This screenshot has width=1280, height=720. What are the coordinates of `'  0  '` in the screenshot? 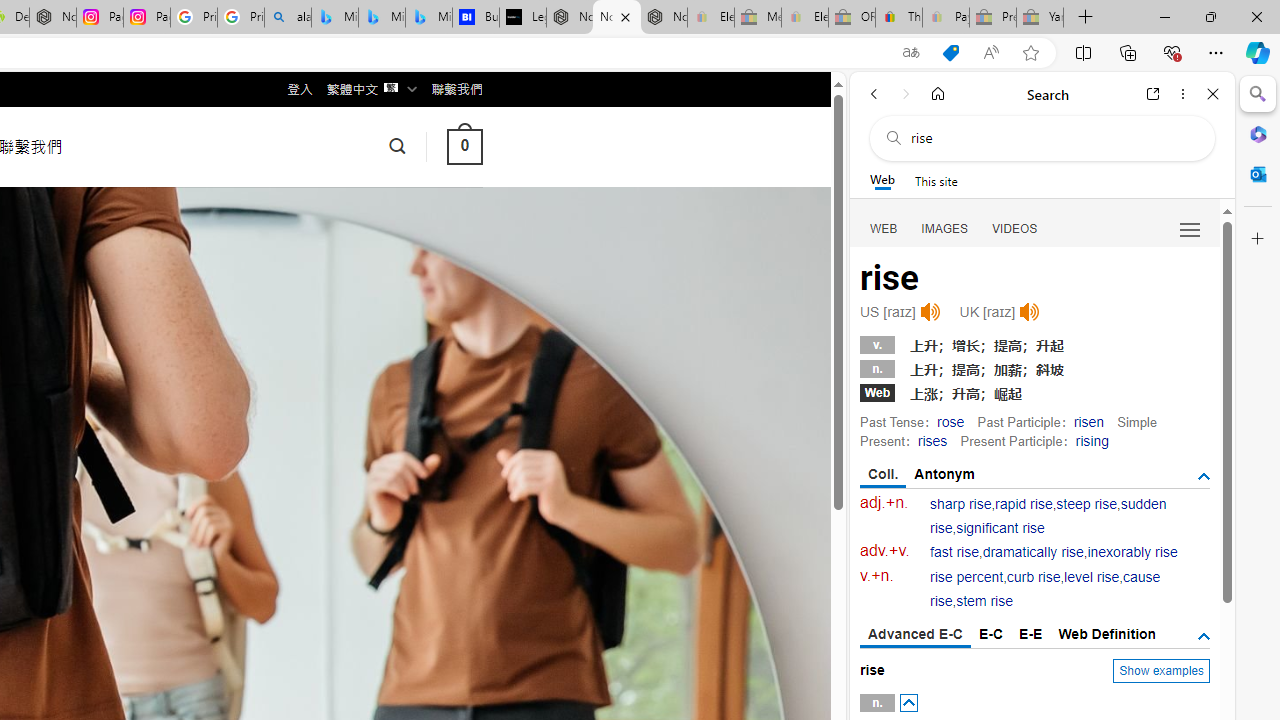 It's located at (463, 145).